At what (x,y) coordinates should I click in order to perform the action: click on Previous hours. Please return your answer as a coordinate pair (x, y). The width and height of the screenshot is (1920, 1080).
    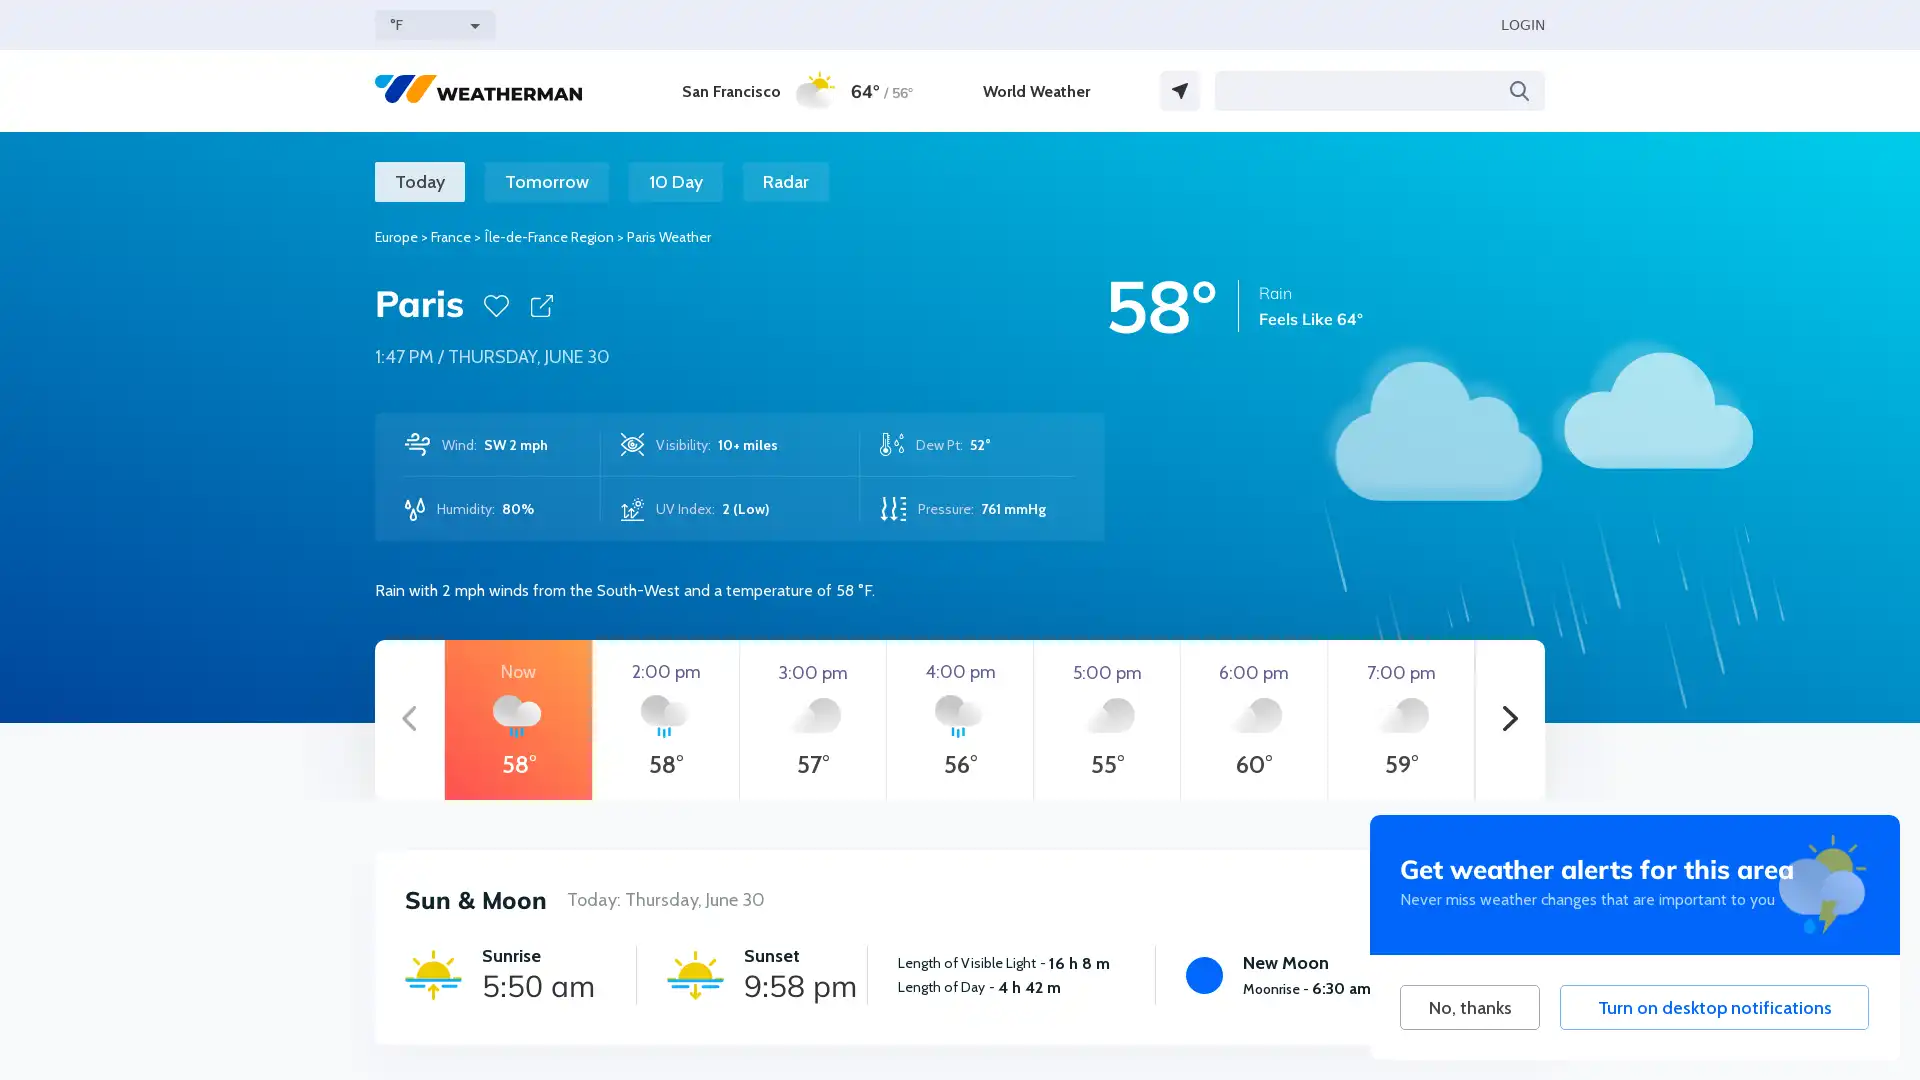
    Looking at the image, I should click on (408, 720).